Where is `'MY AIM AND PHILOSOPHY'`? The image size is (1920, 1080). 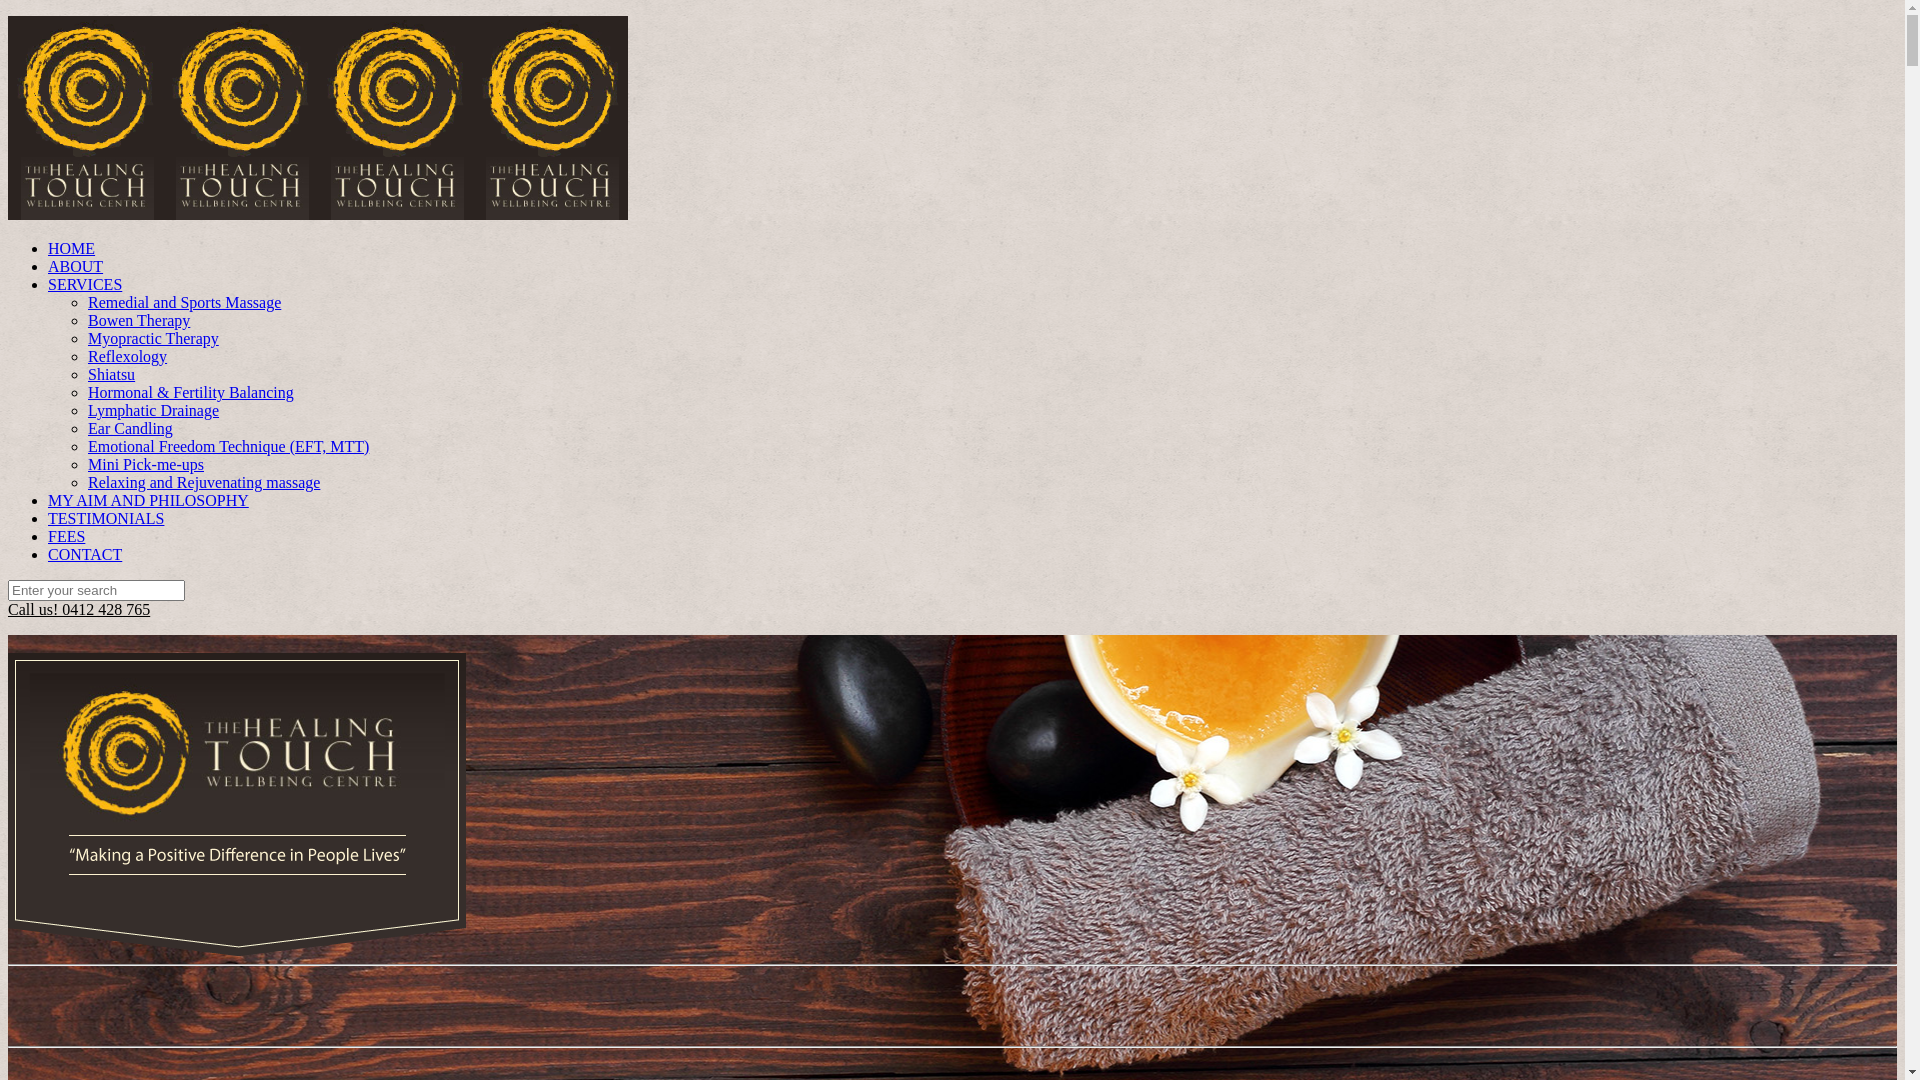 'MY AIM AND PHILOSOPHY' is located at coordinates (147, 499).